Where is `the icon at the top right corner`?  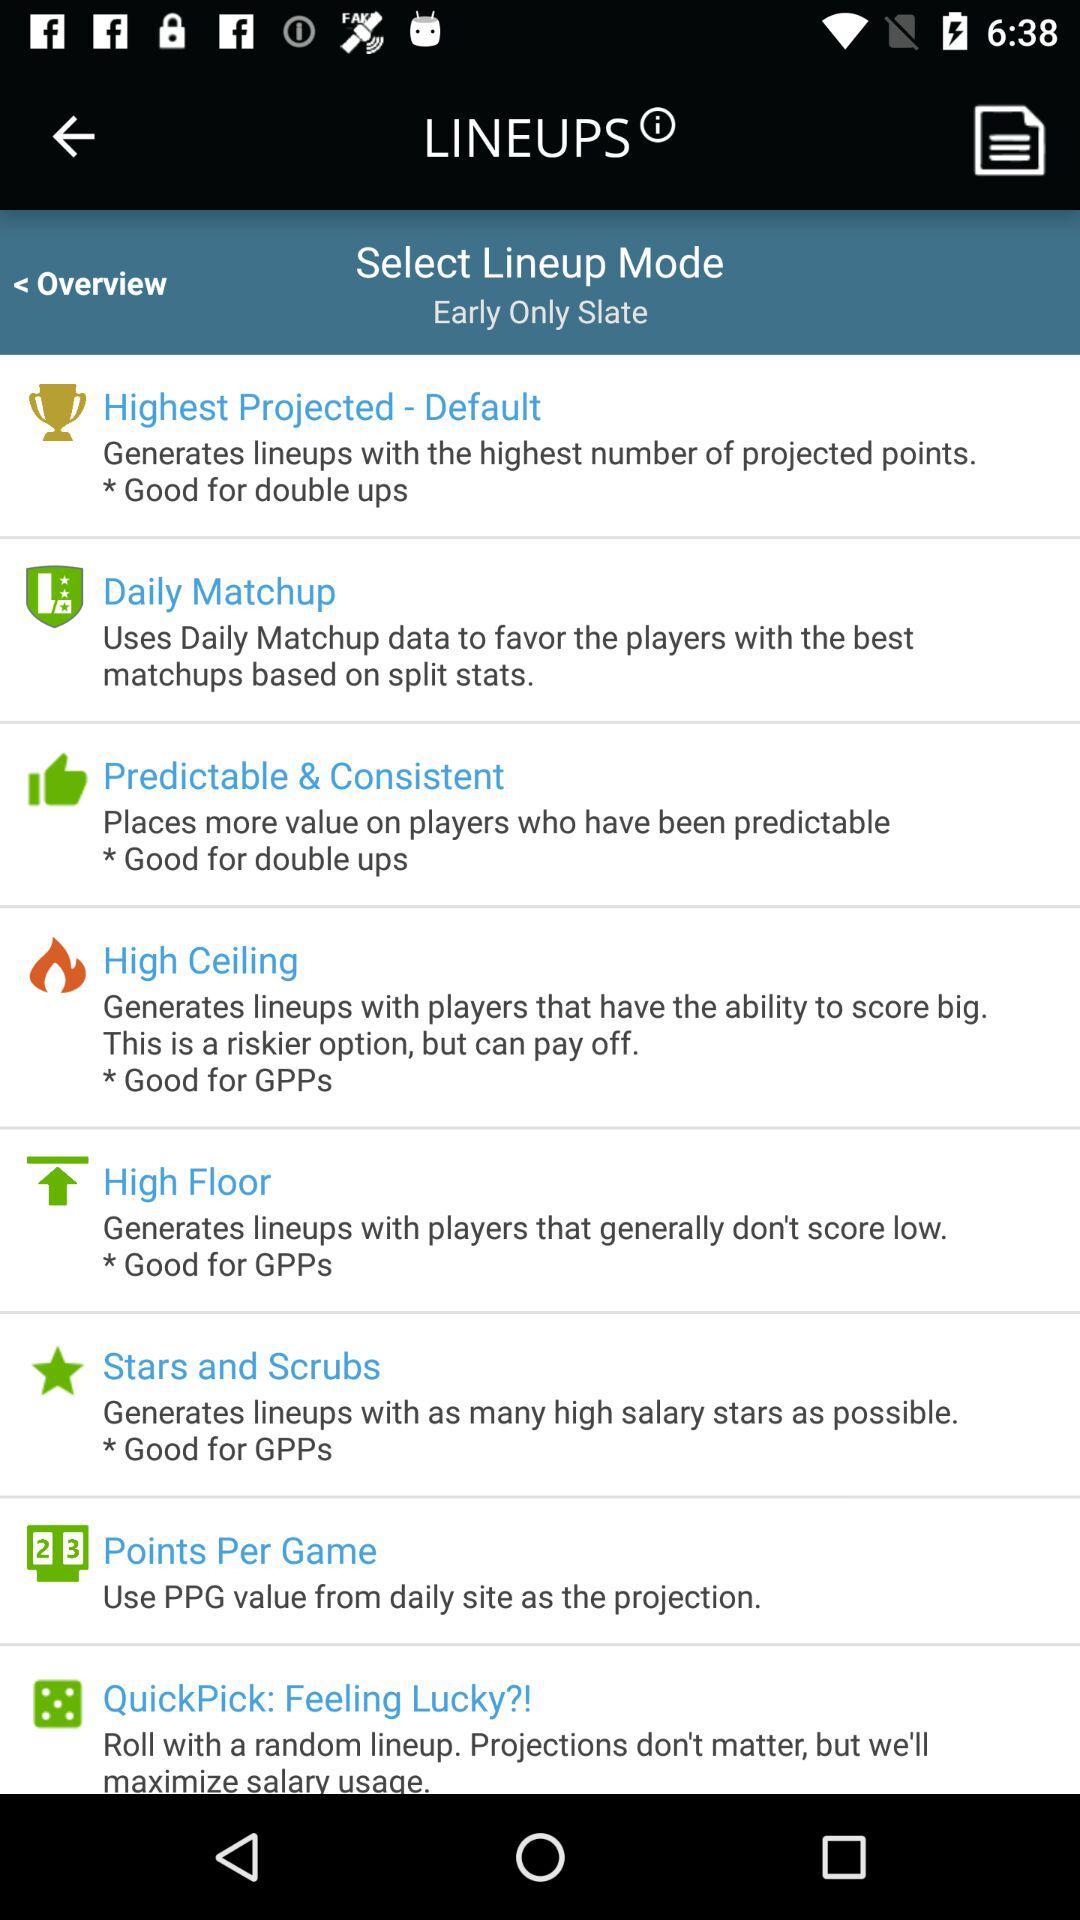
the icon at the top right corner is located at coordinates (1017, 135).